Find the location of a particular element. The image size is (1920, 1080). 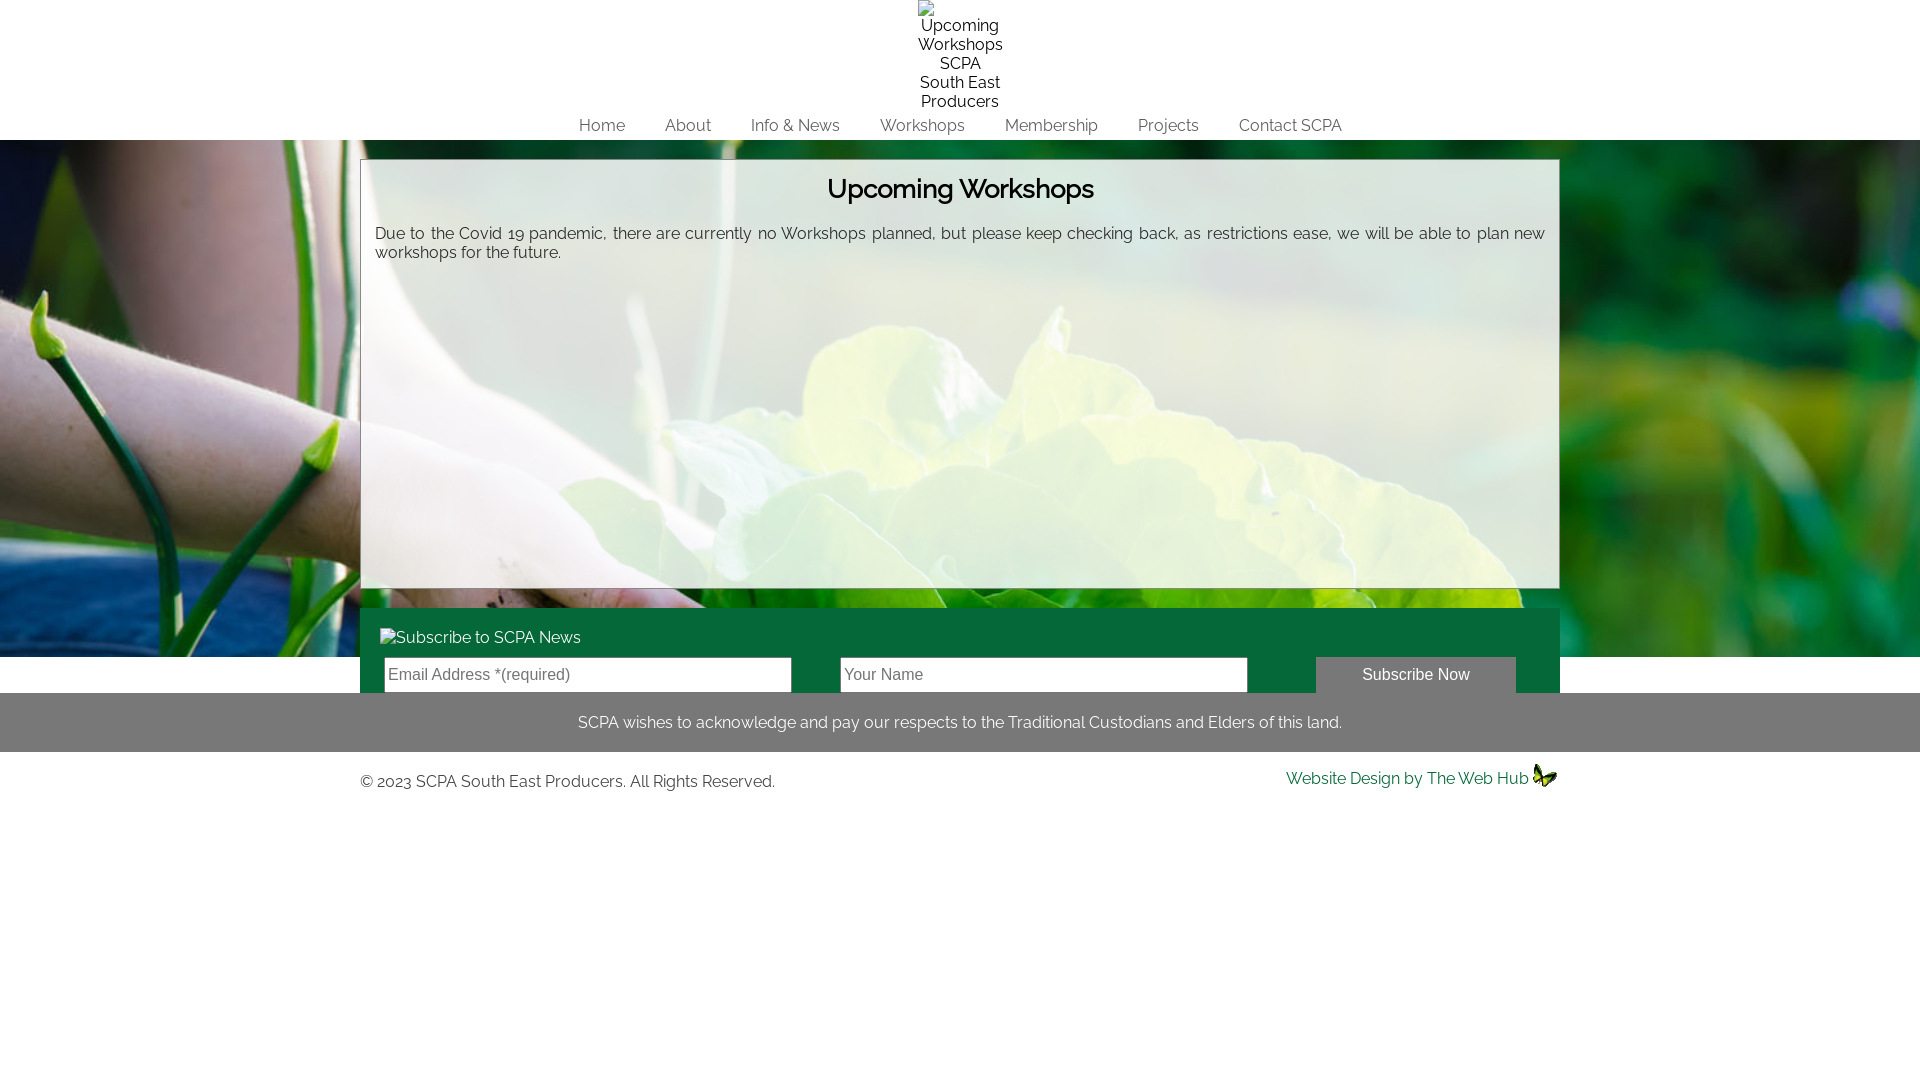

'About' is located at coordinates (686, 125).